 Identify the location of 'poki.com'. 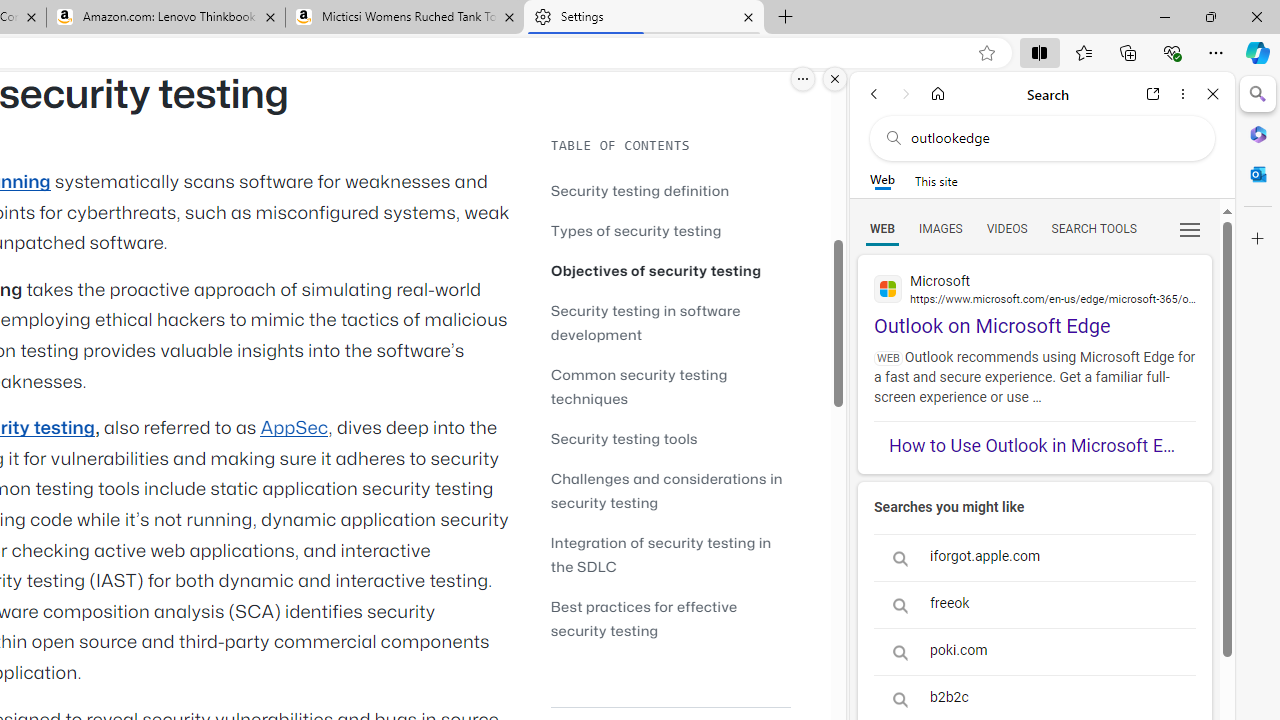
(1034, 652).